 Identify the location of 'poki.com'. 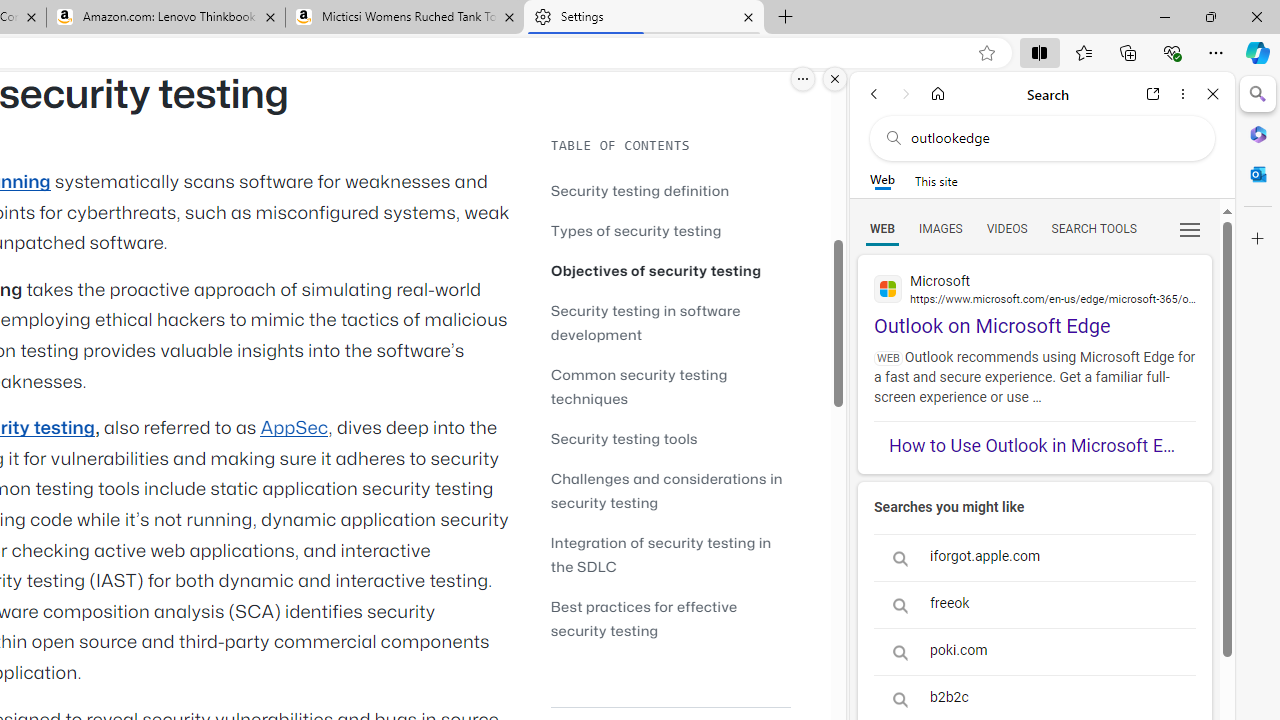
(1034, 652).